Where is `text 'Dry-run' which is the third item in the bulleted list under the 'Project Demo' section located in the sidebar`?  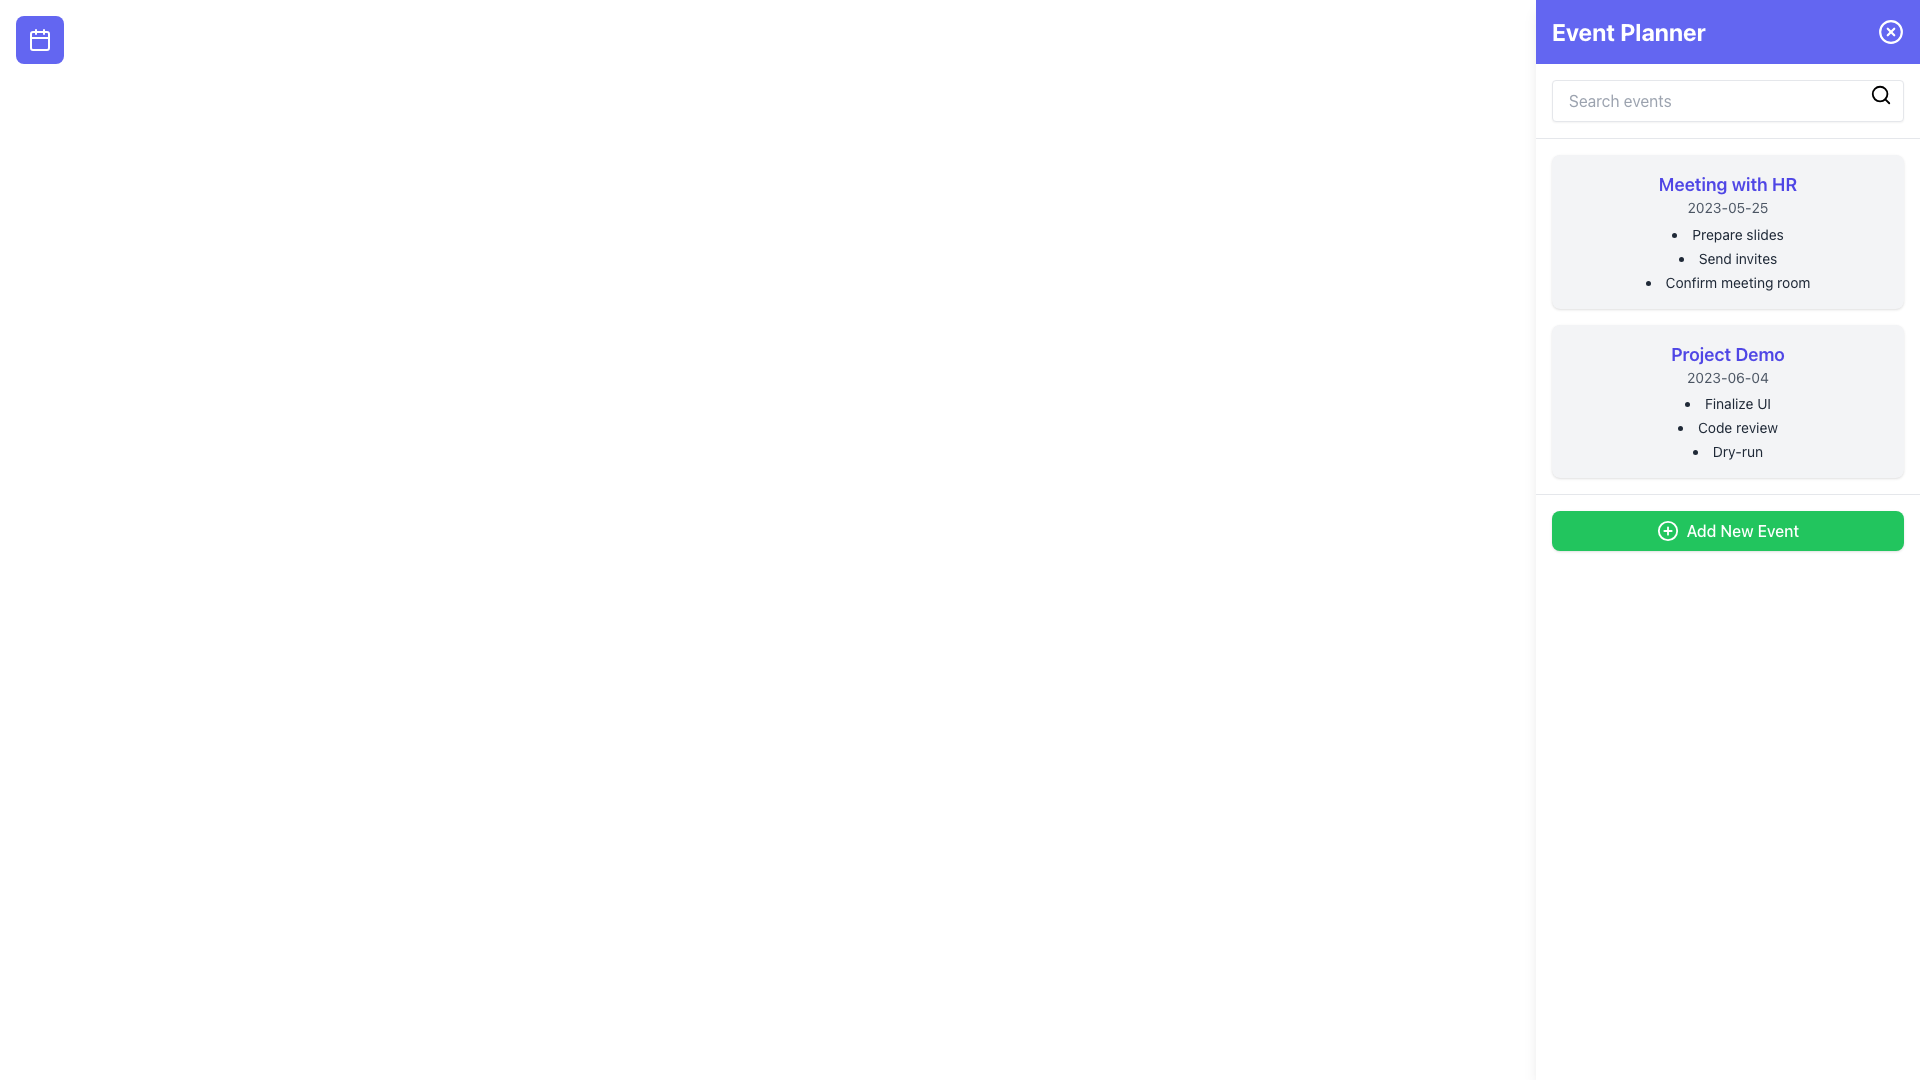
text 'Dry-run' which is the third item in the bulleted list under the 'Project Demo' section located in the sidebar is located at coordinates (1727, 451).